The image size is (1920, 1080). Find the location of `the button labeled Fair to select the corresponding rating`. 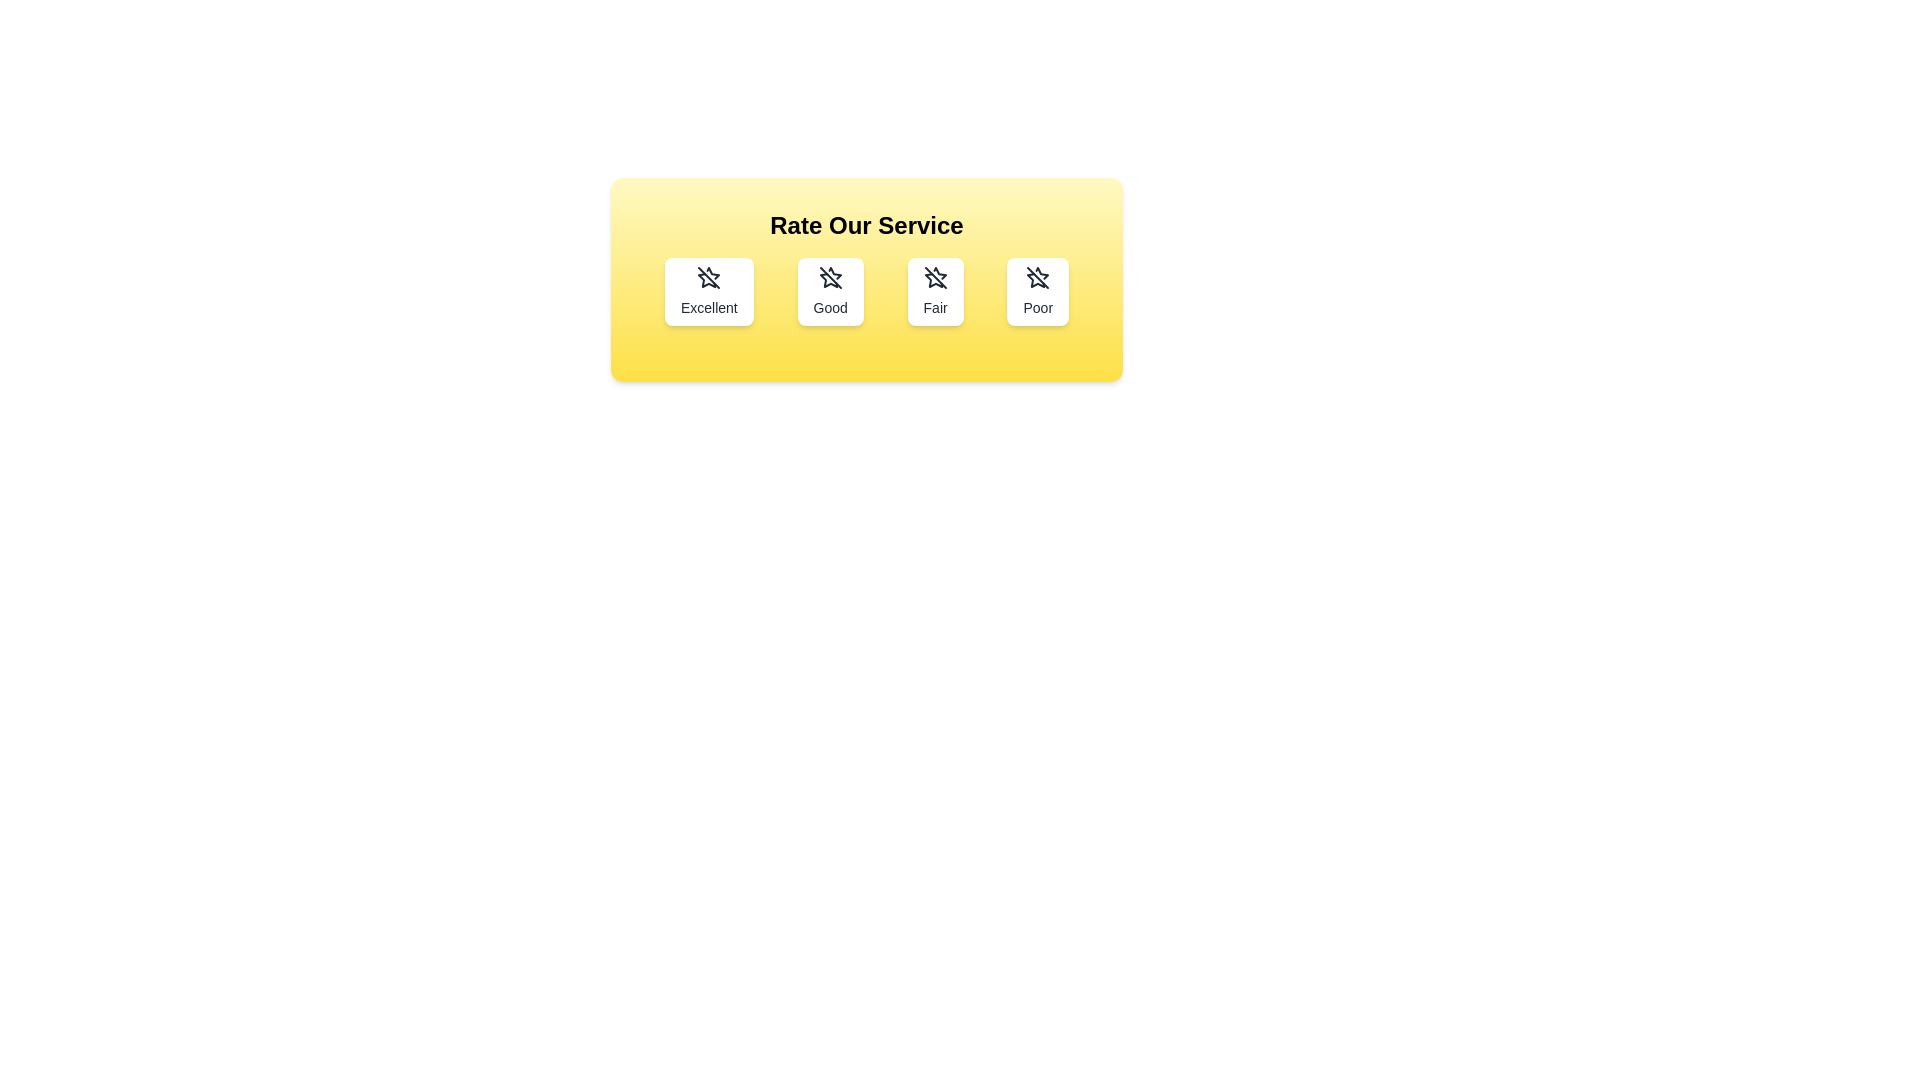

the button labeled Fair to select the corresponding rating is located at coordinates (935, 292).